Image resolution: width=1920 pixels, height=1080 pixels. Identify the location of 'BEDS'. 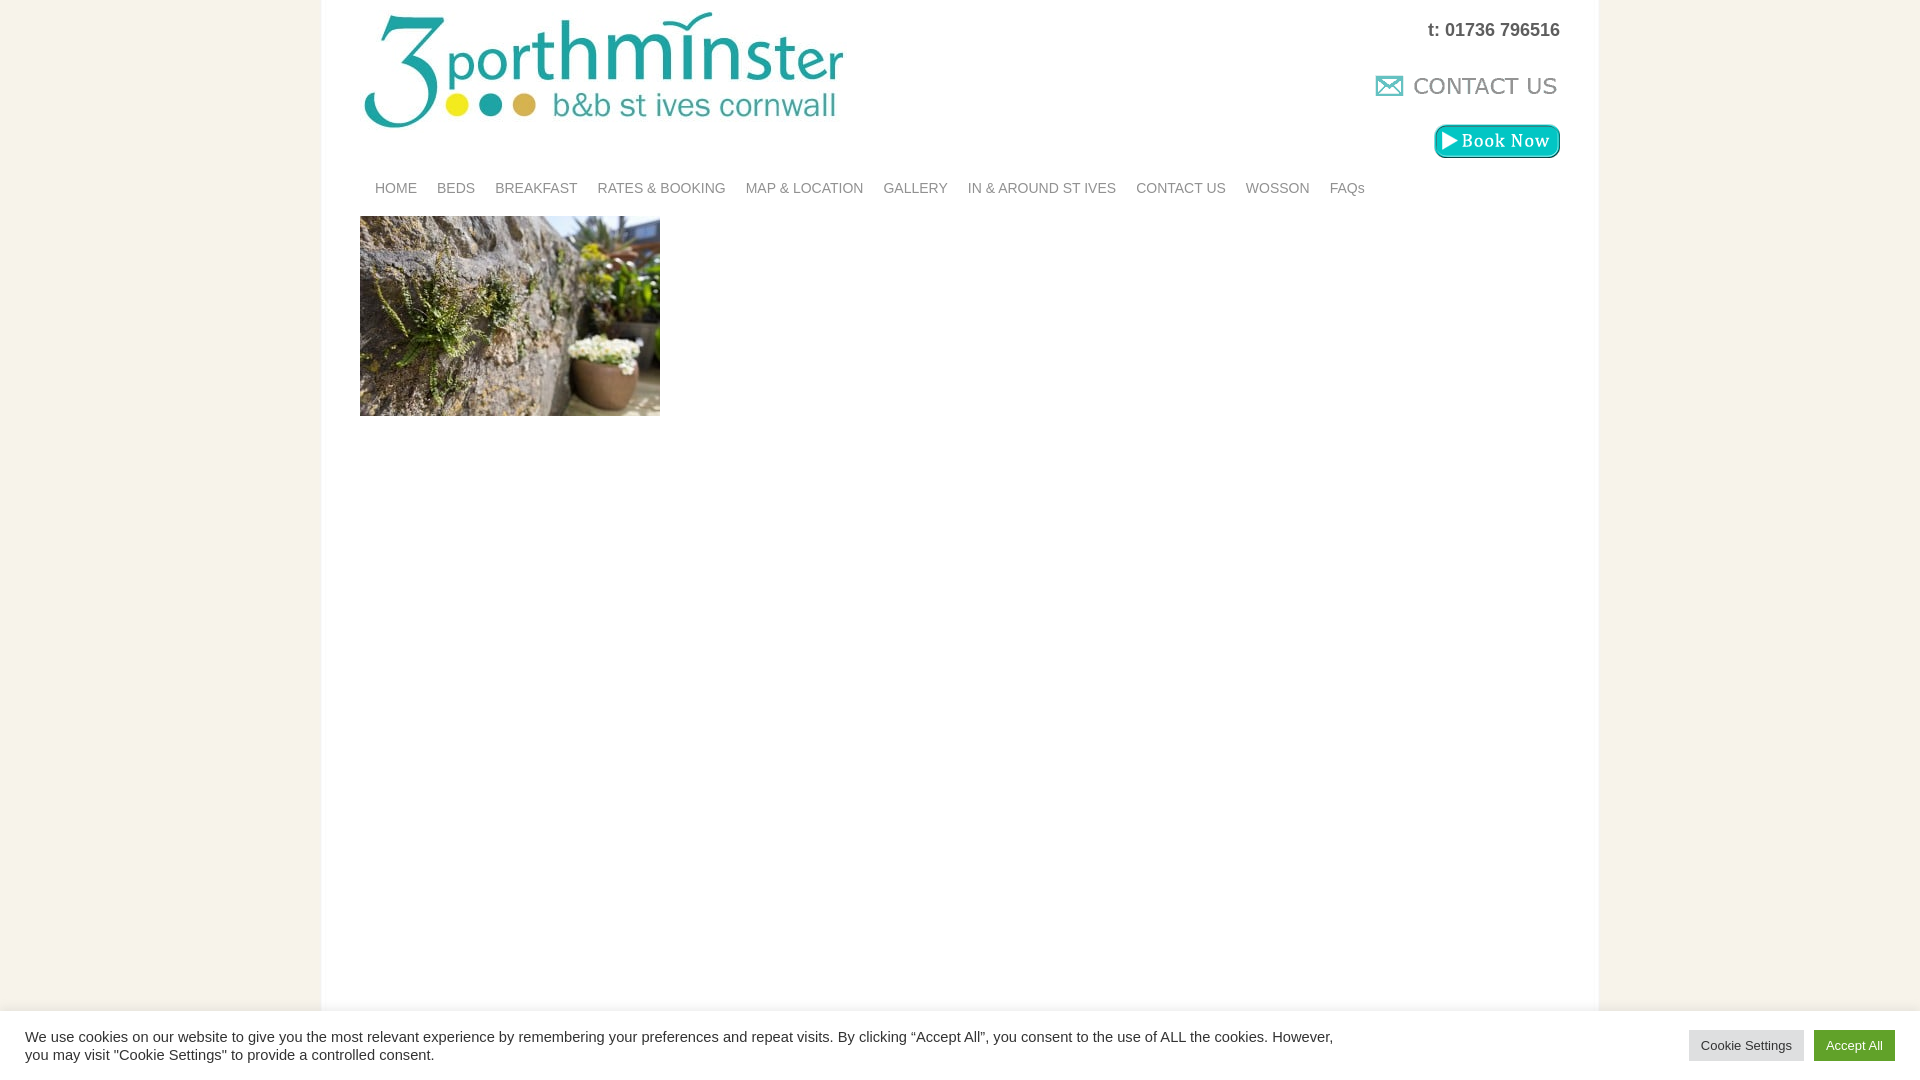
(426, 188).